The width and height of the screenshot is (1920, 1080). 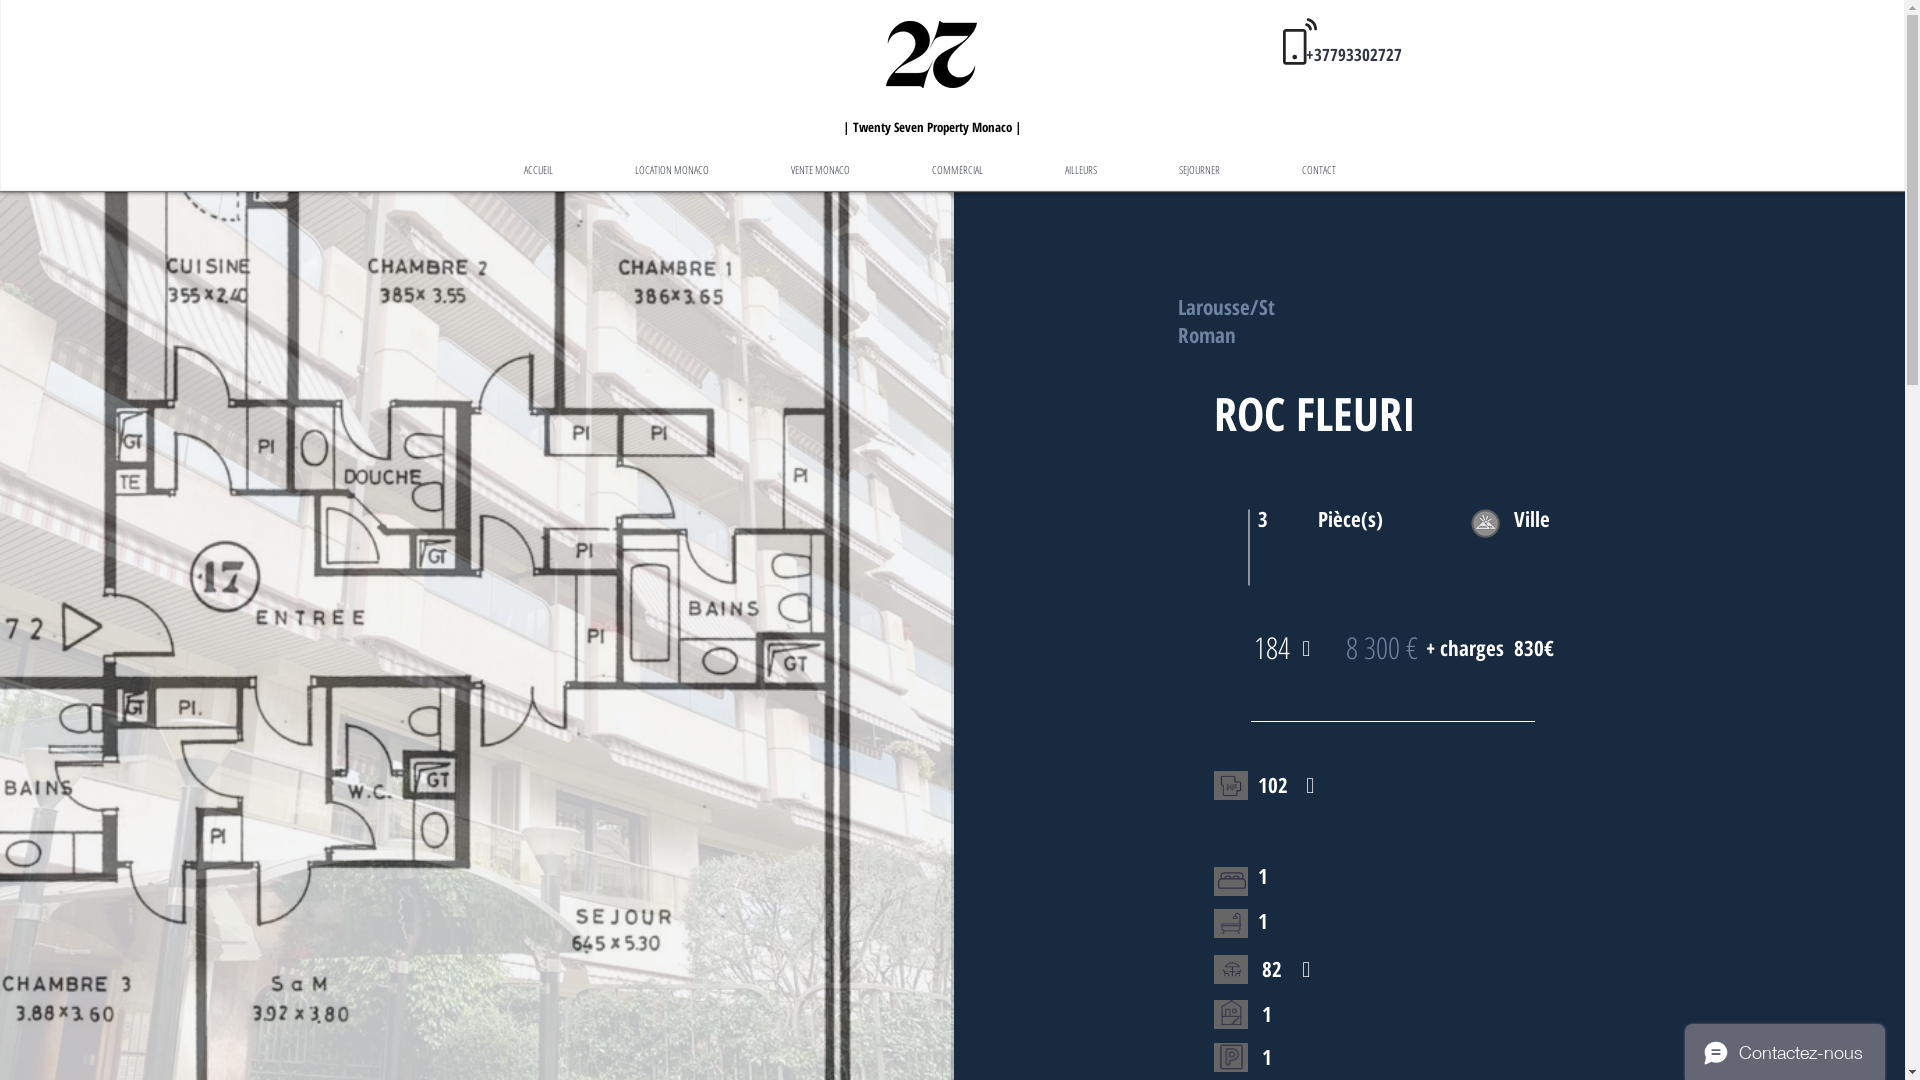 I want to click on 'CONTACT', so click(x=1318, y=168).